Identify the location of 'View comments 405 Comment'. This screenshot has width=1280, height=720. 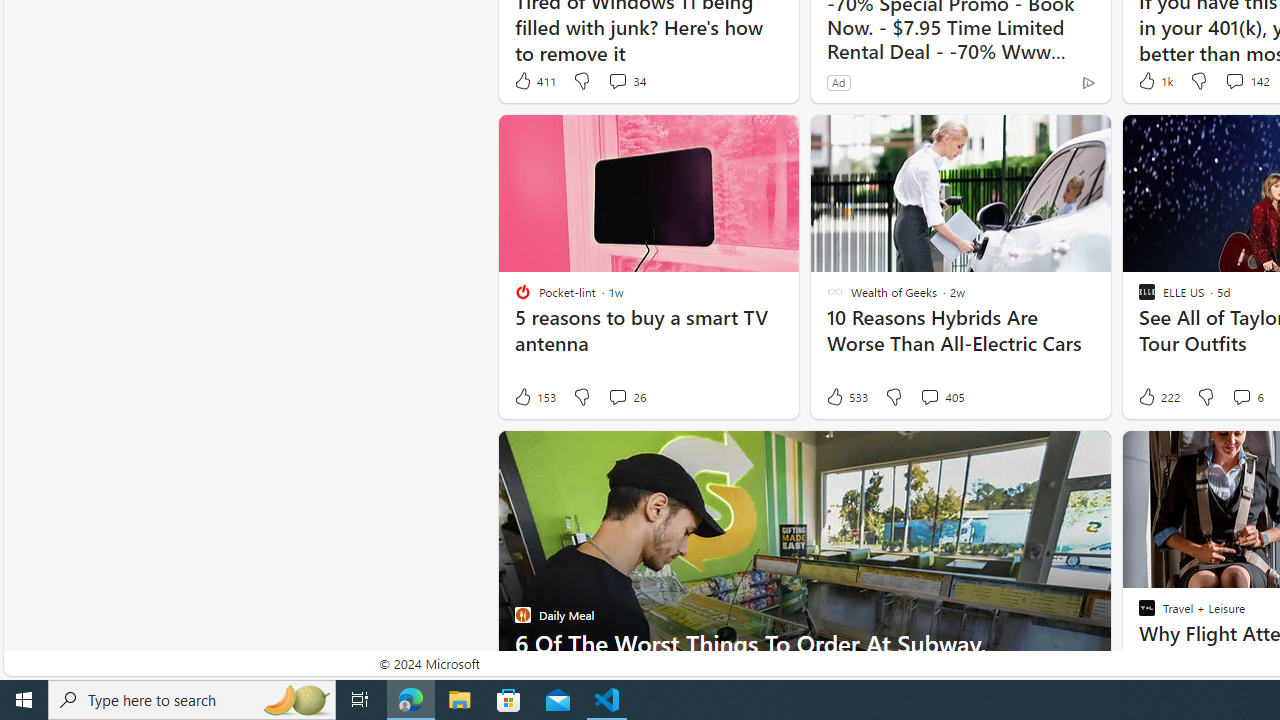
(928, 397).